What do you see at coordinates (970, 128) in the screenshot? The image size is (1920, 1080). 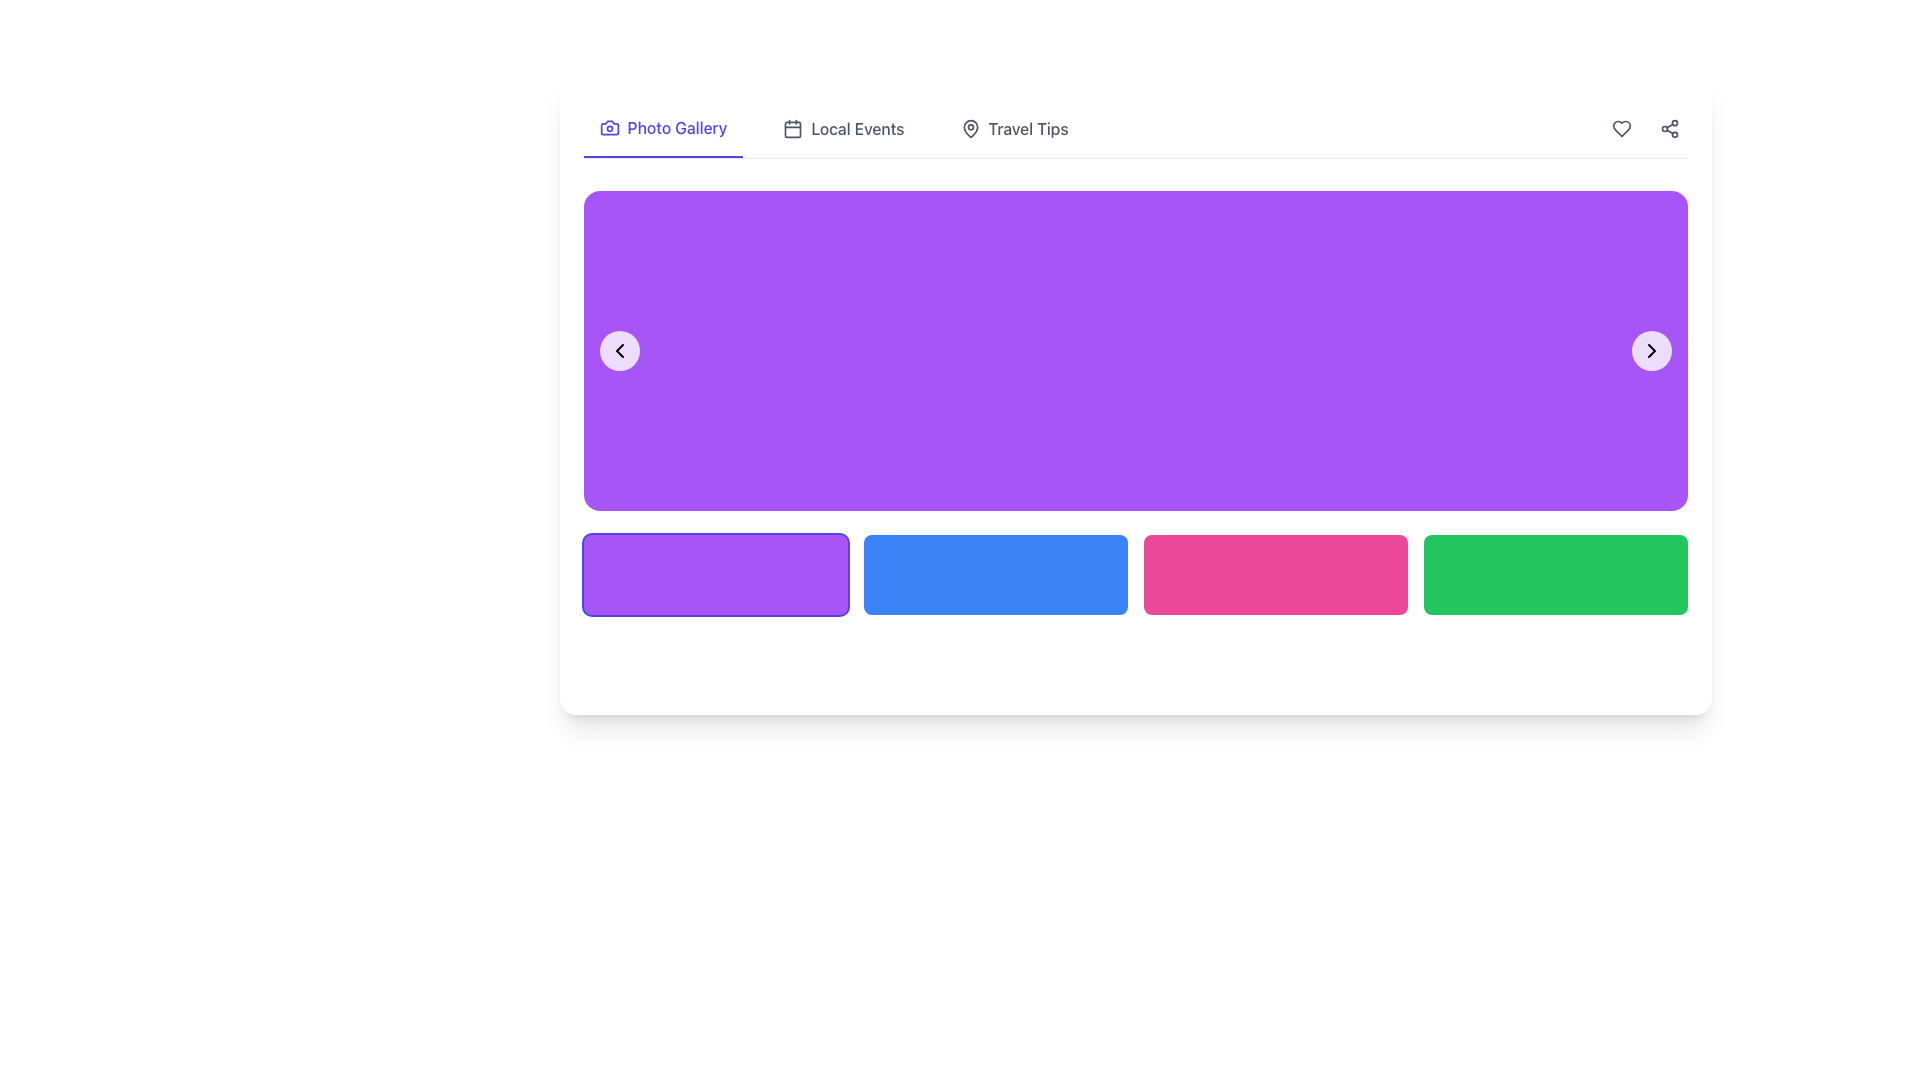 I see `the icon representing location or travel, which is located to the left of the 'Travel Tips' label in the menu item group` at bounding box center [970, 128].